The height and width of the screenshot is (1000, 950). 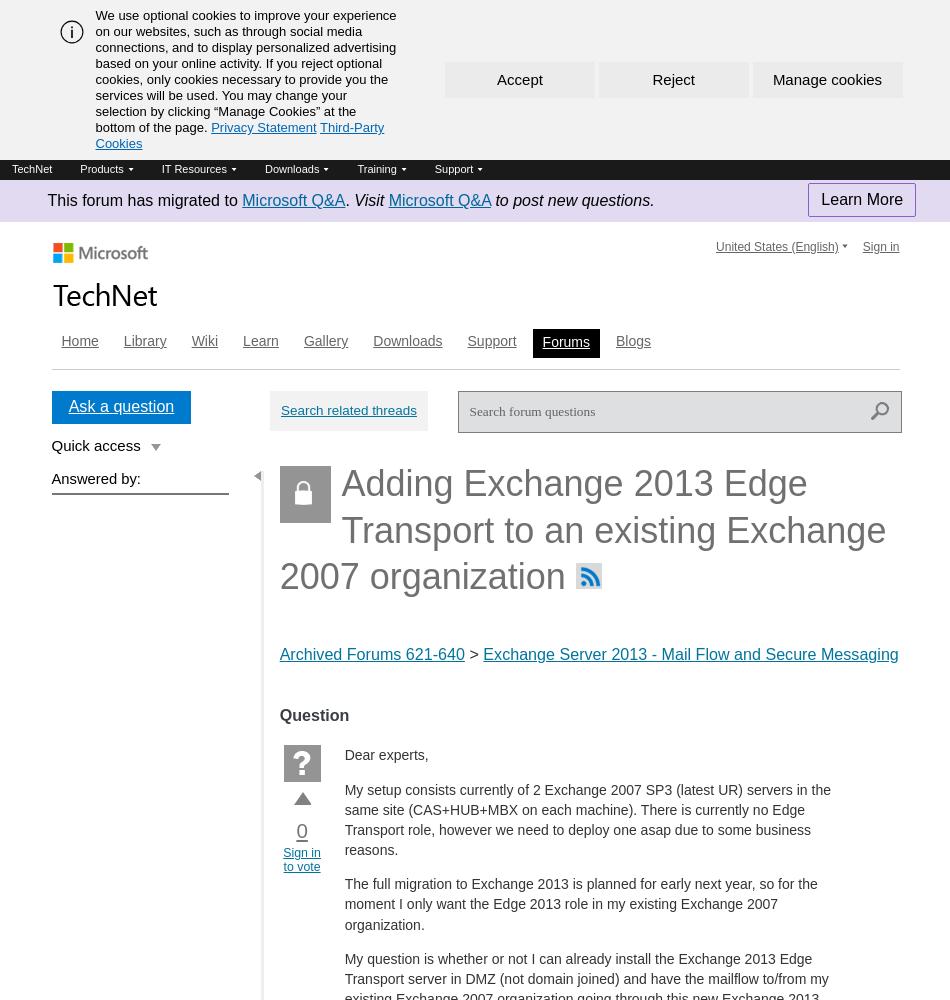 I want to click on 'Learn', so click(x=259, y=340).